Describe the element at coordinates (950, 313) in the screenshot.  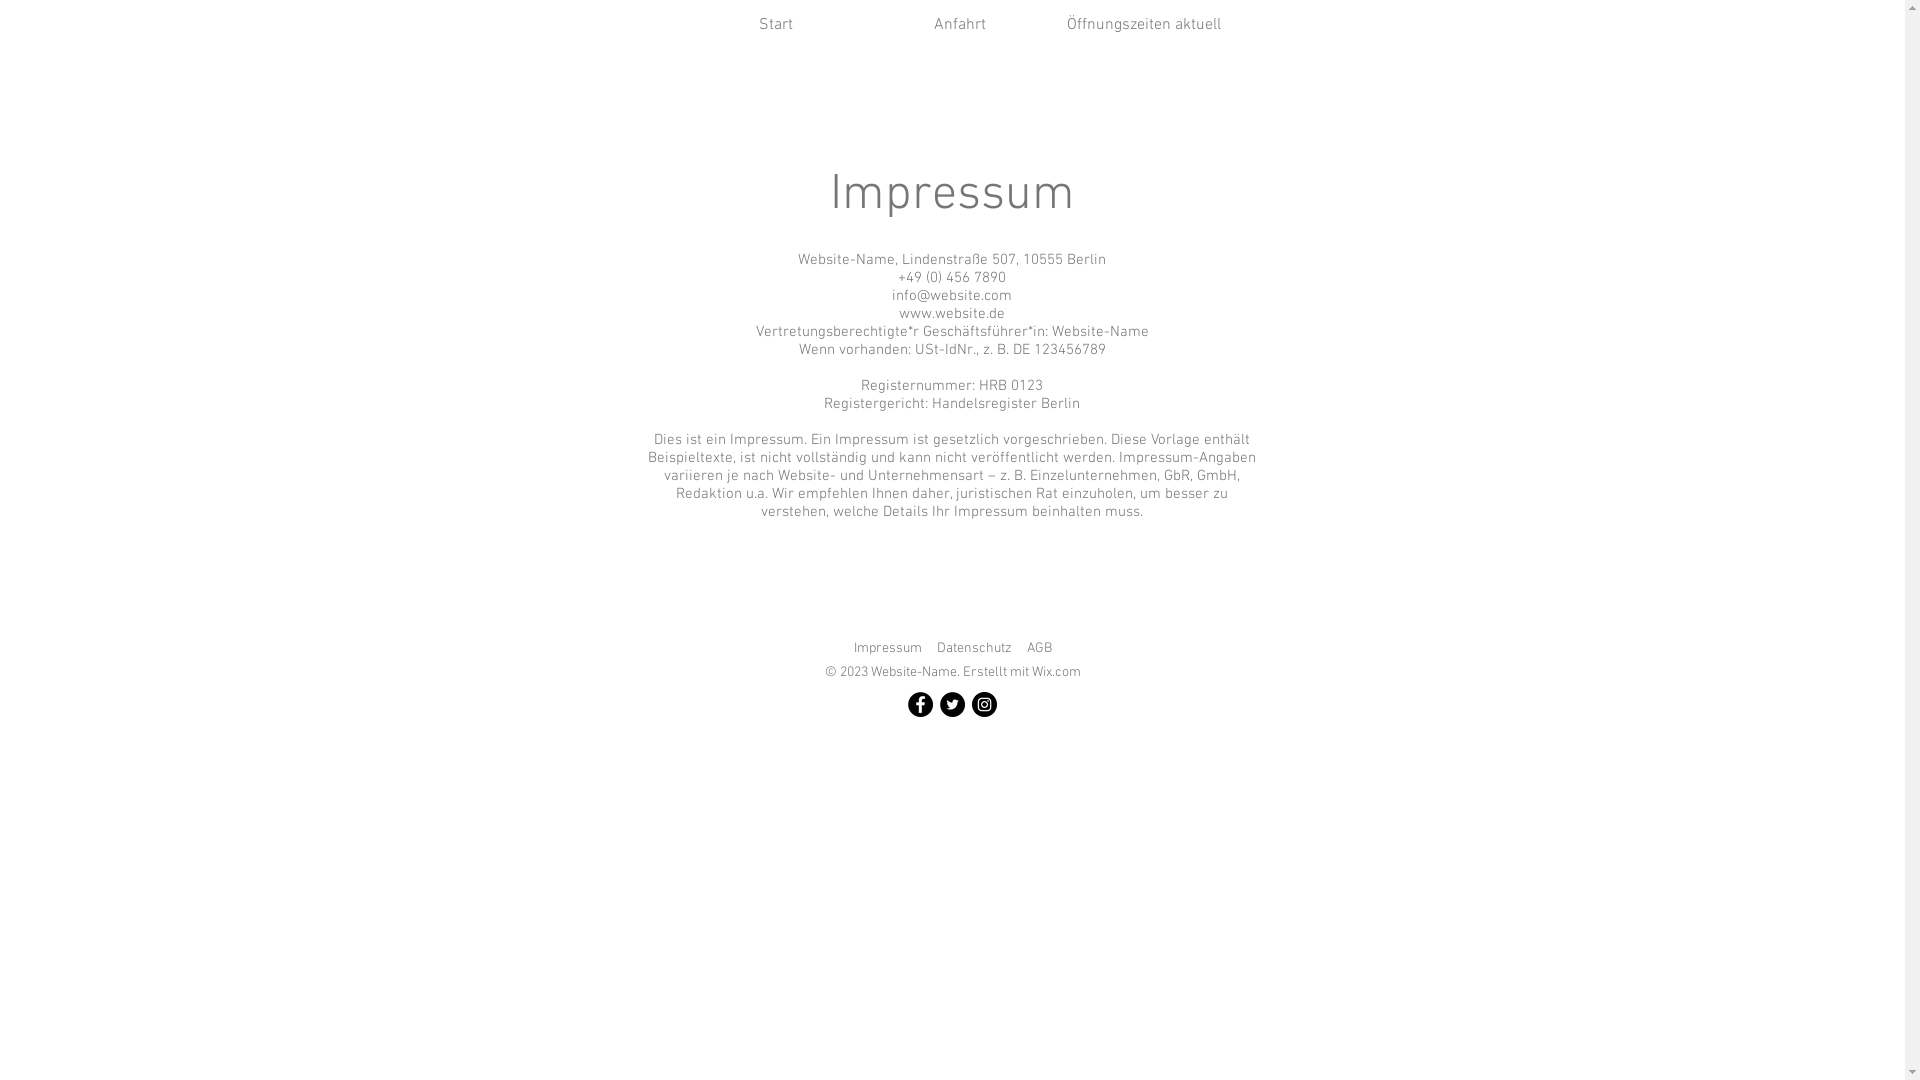
I see `'www.website.de'` at that location.